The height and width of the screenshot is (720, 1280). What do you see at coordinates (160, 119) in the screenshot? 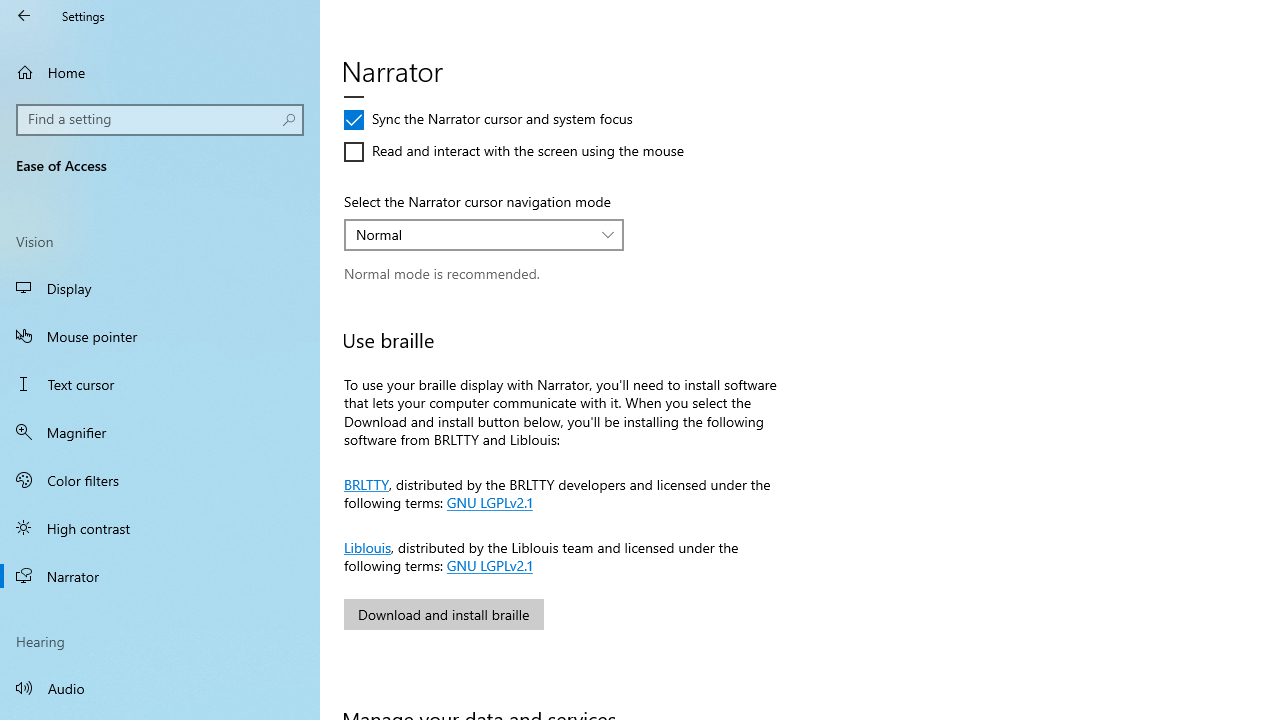
I see `'Search box, Find a setting'` at bounding box center [160, 119].